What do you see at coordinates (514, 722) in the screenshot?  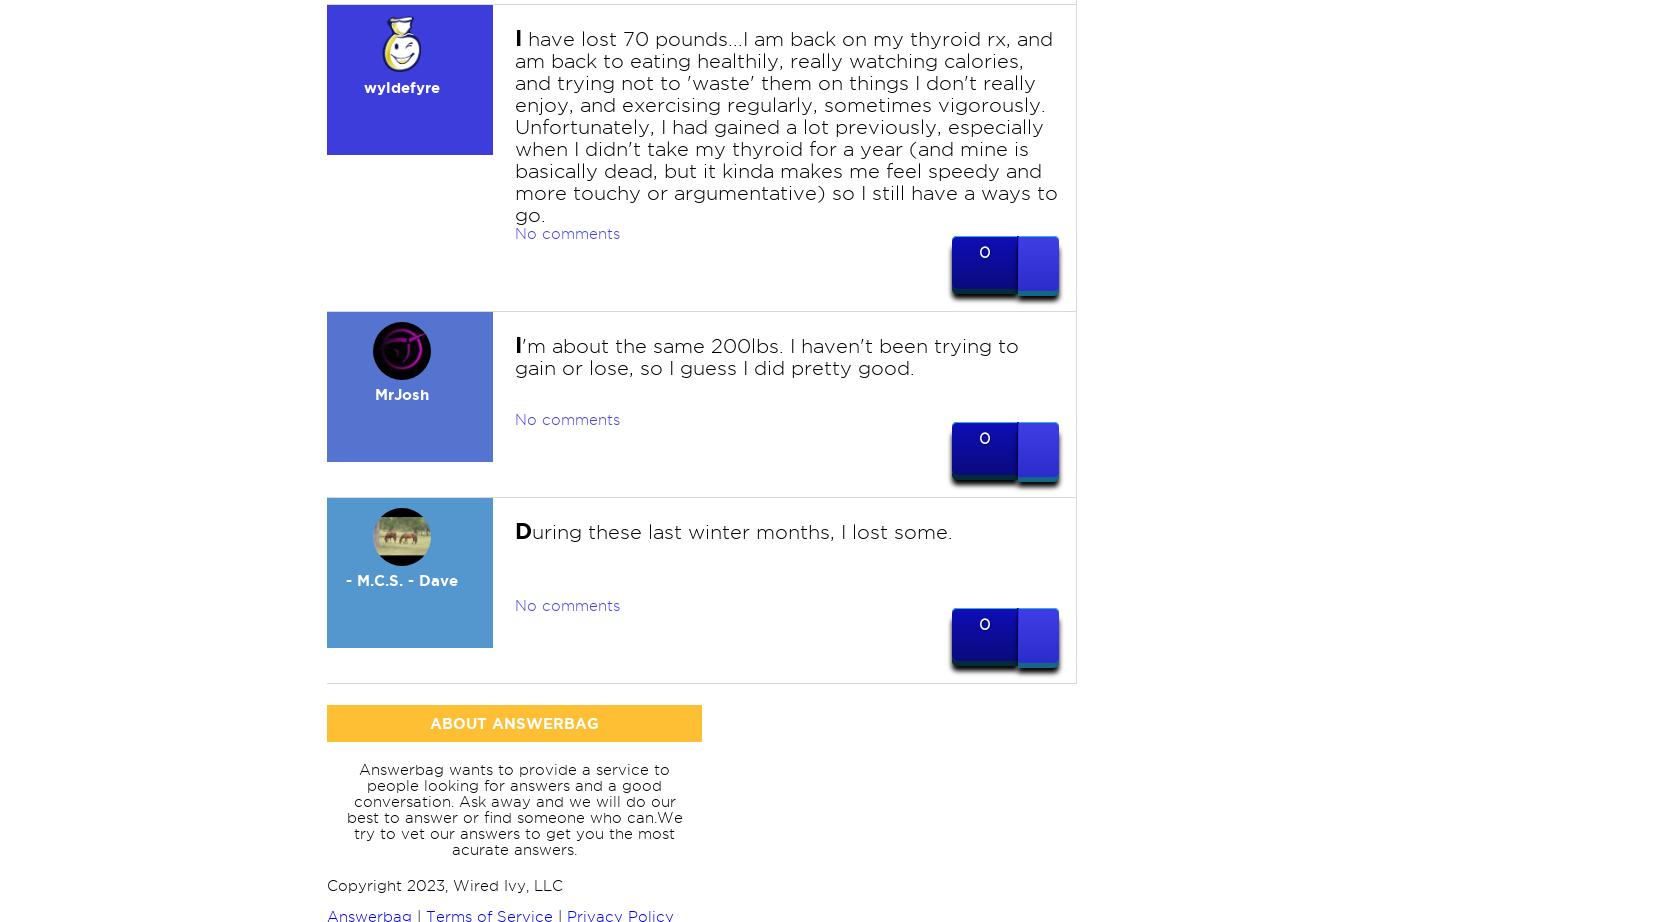 I see `'ABOUT ANSWERBAG'` at bounding box center [514, 722].